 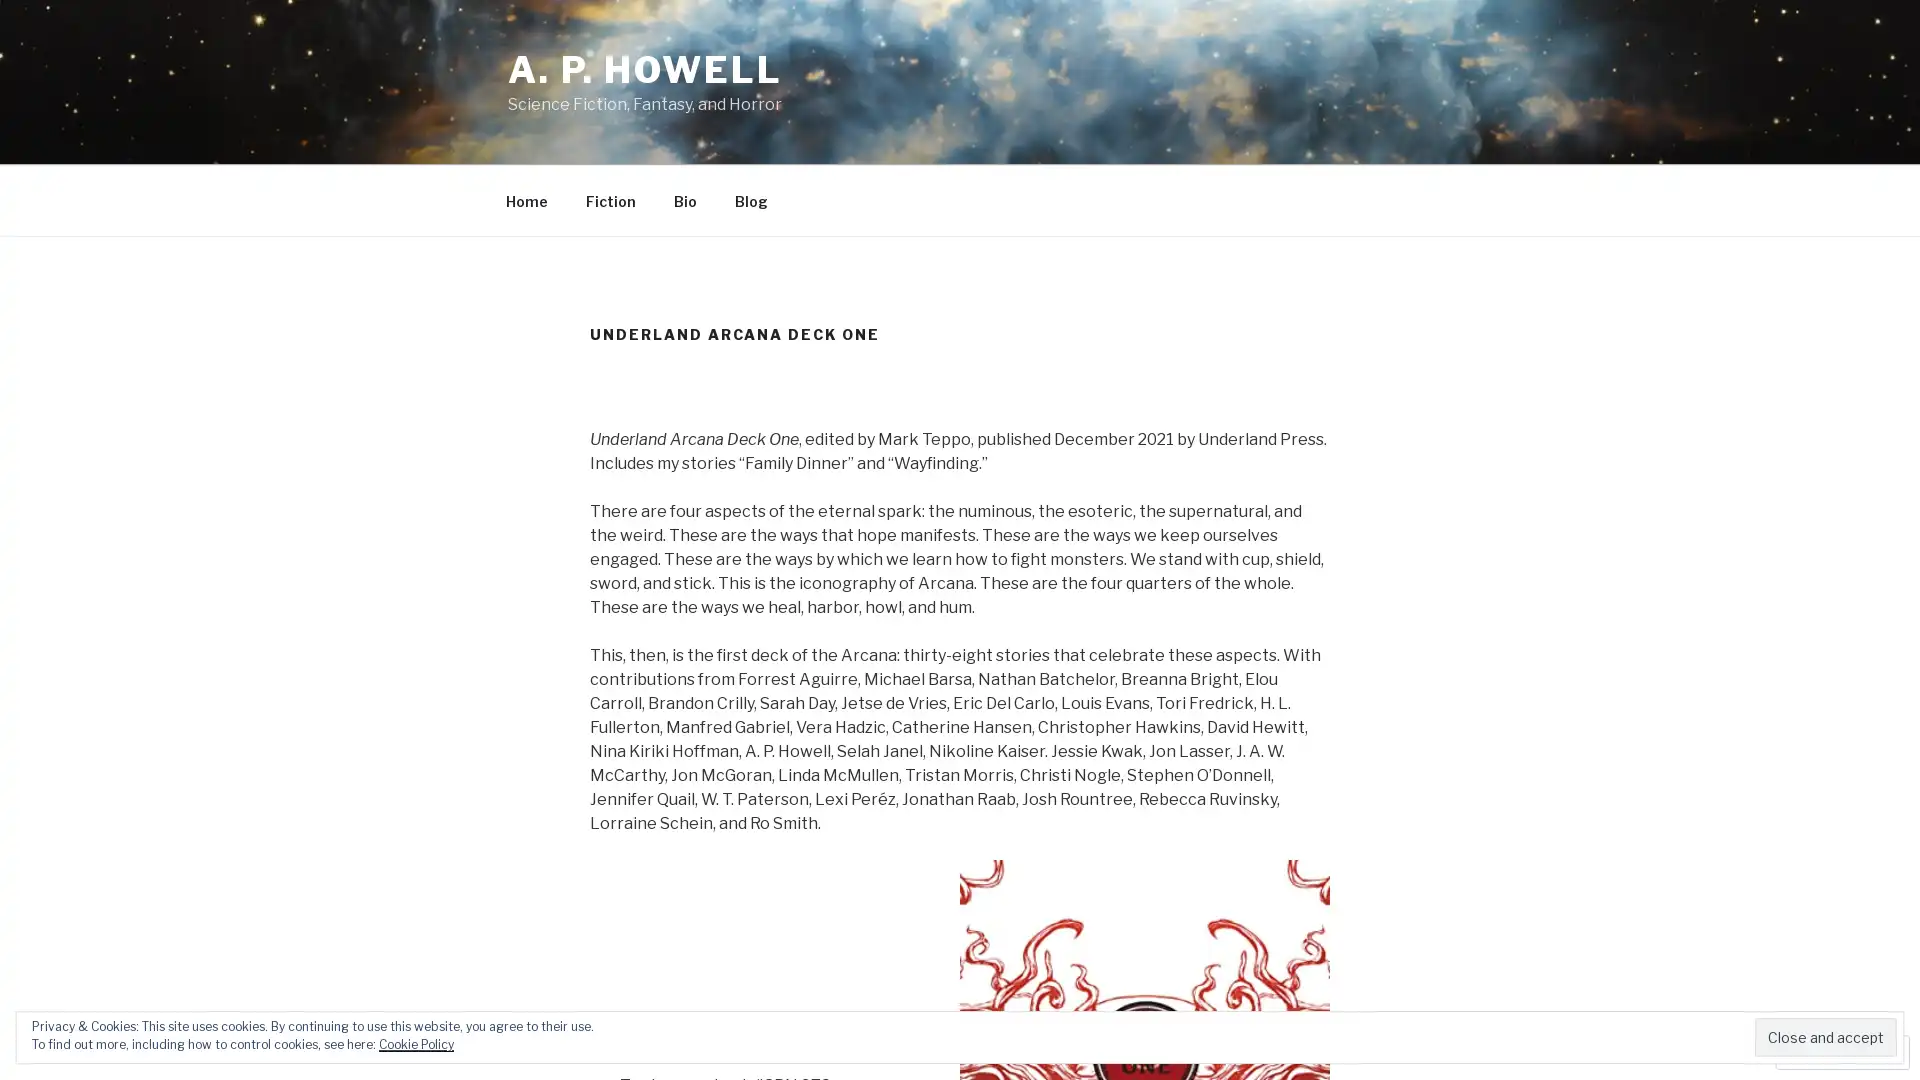 What do you see at coordinates (1825, 1036) in the screenshot?
I see `Close and accept` at bounding box center [1825, 1036].